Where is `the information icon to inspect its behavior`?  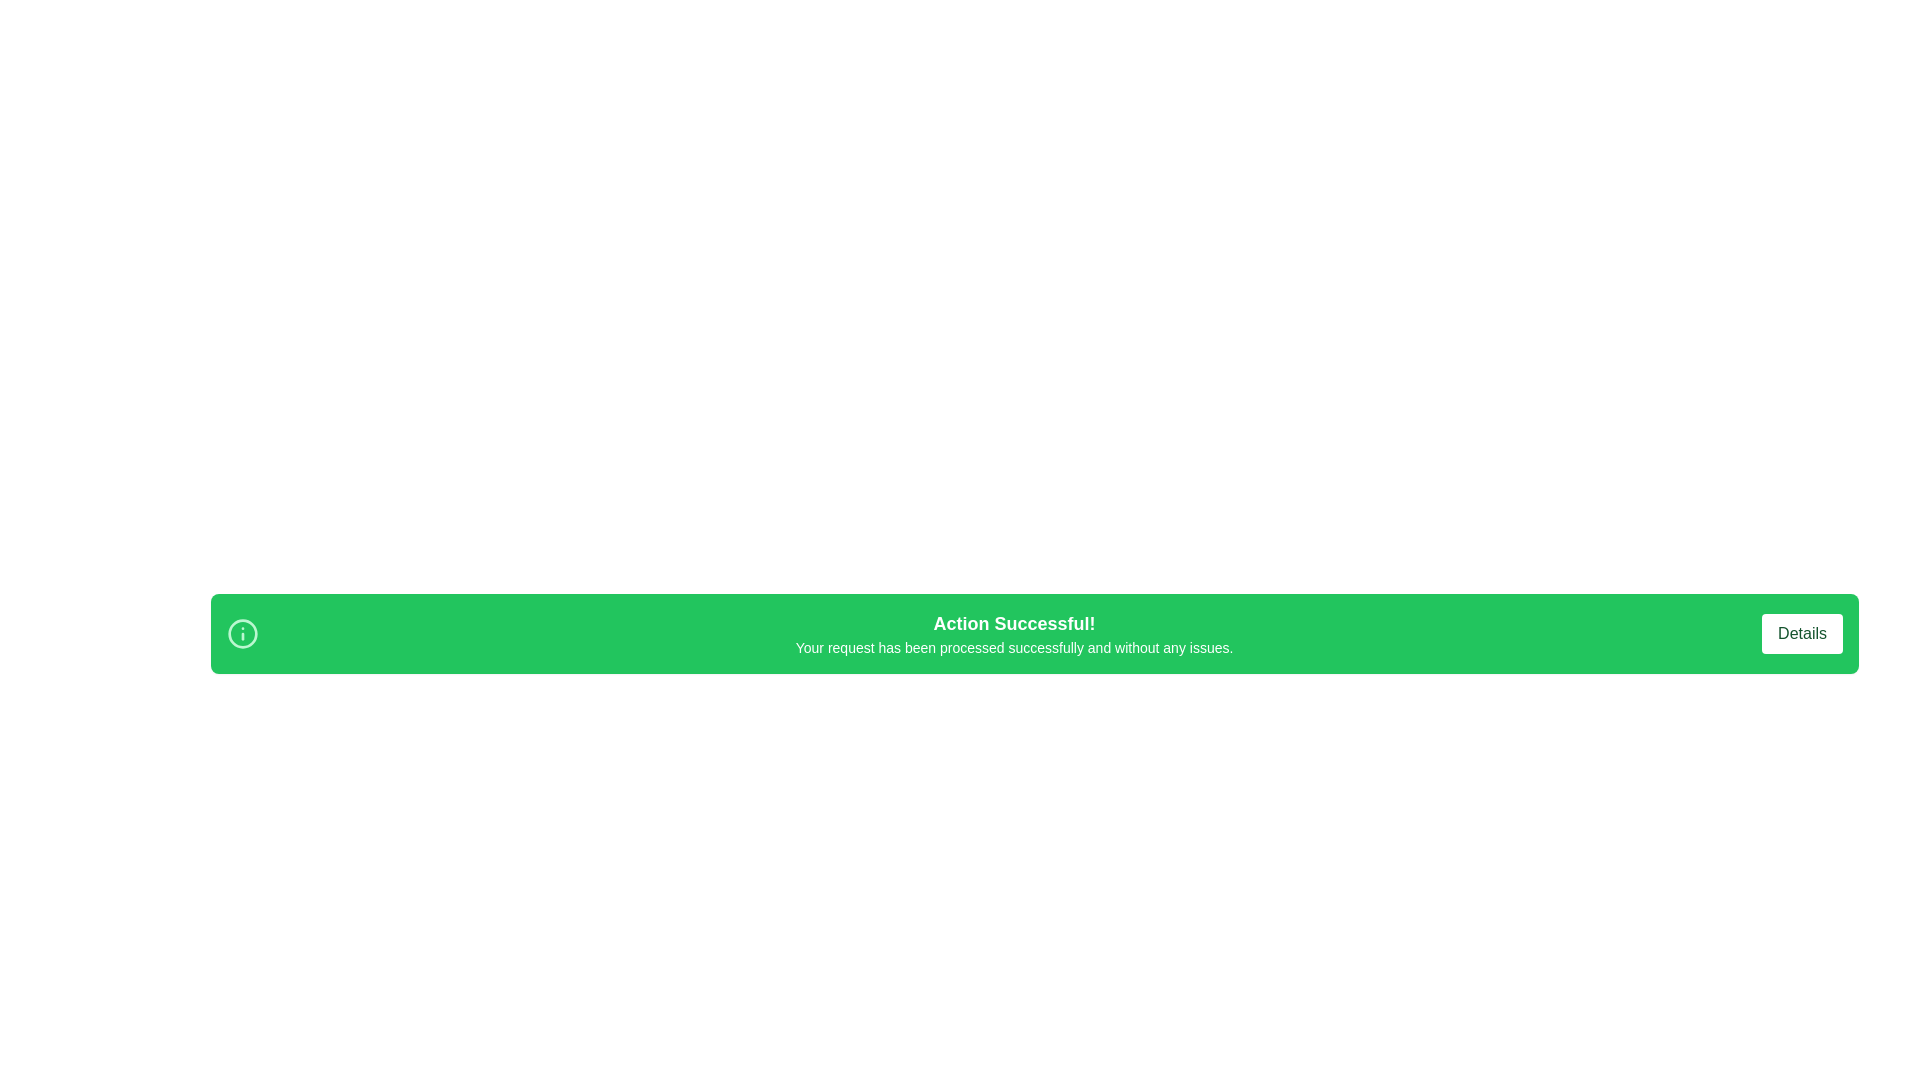 the information icon to inspect its behavior is located at coordinates (242, 633).